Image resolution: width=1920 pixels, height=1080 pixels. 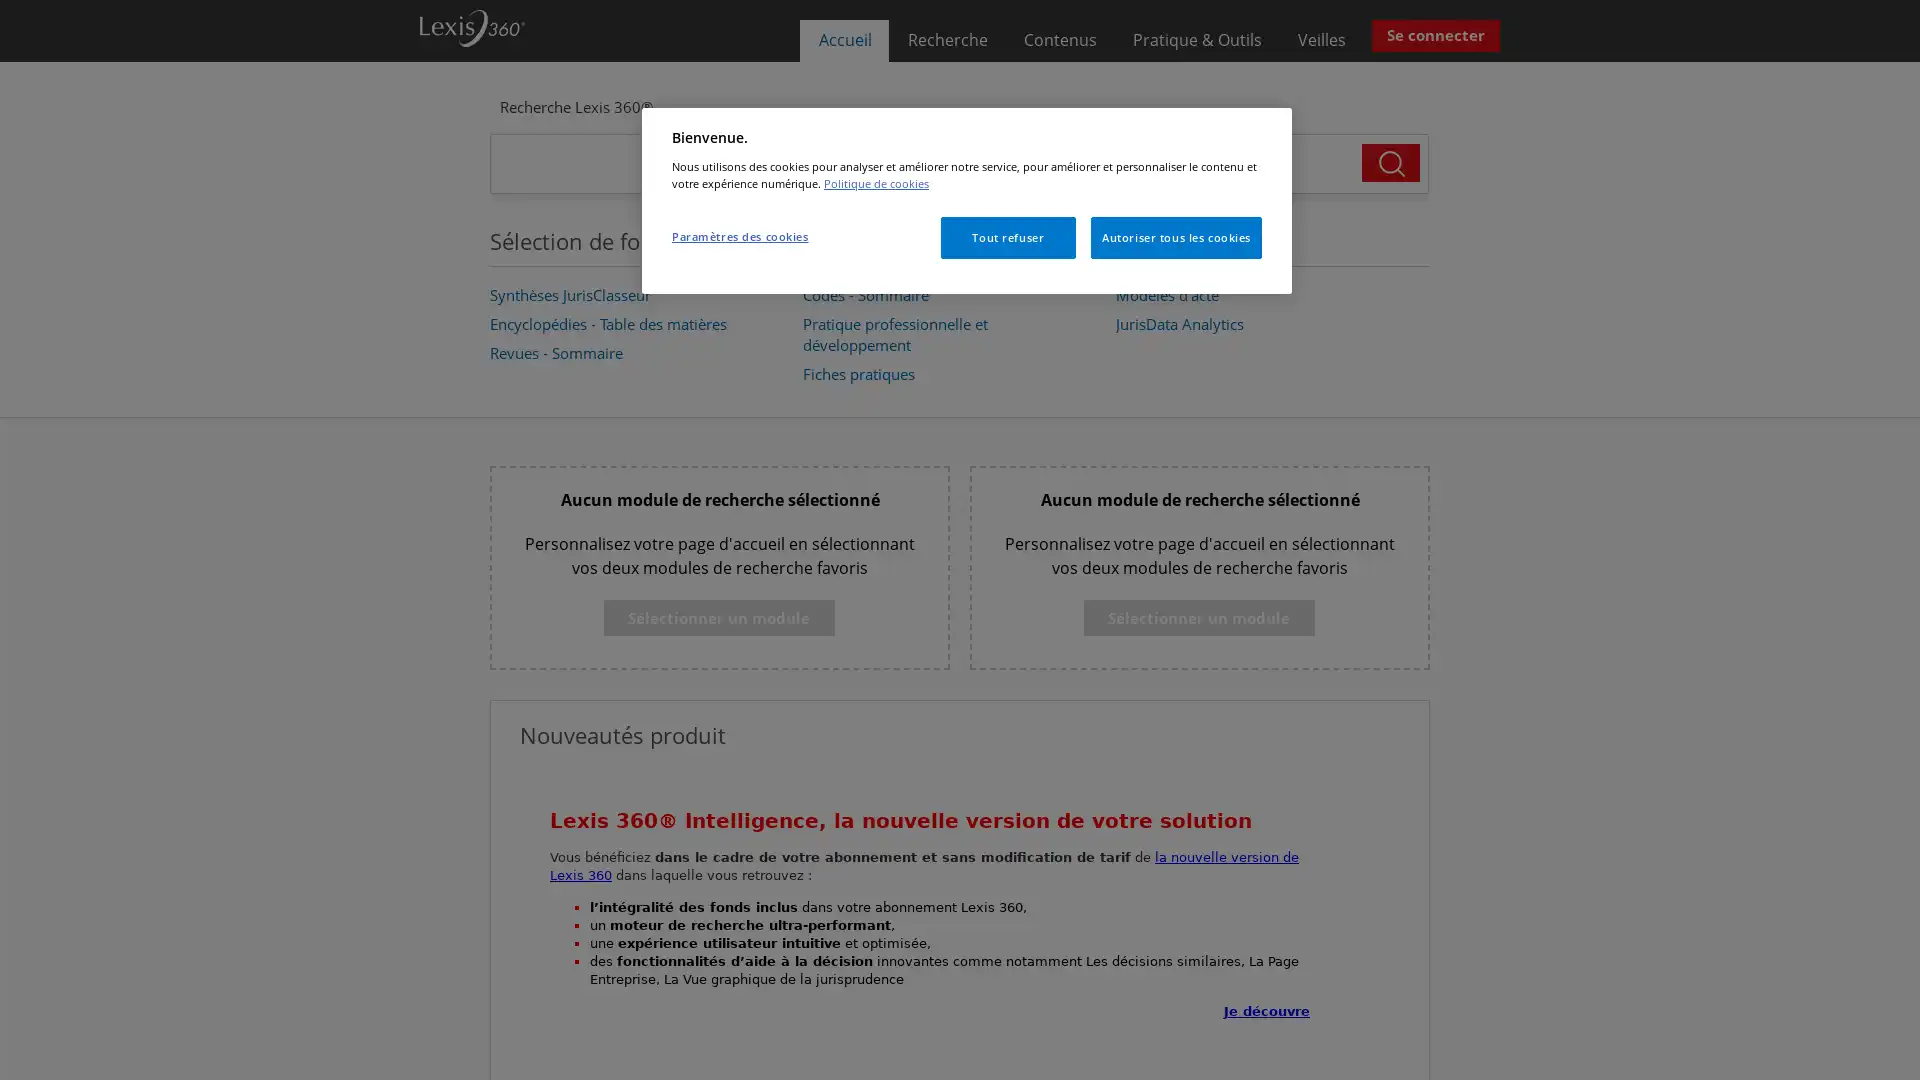 I want to click on Selectionner un module, so click(x=1199, y=616).